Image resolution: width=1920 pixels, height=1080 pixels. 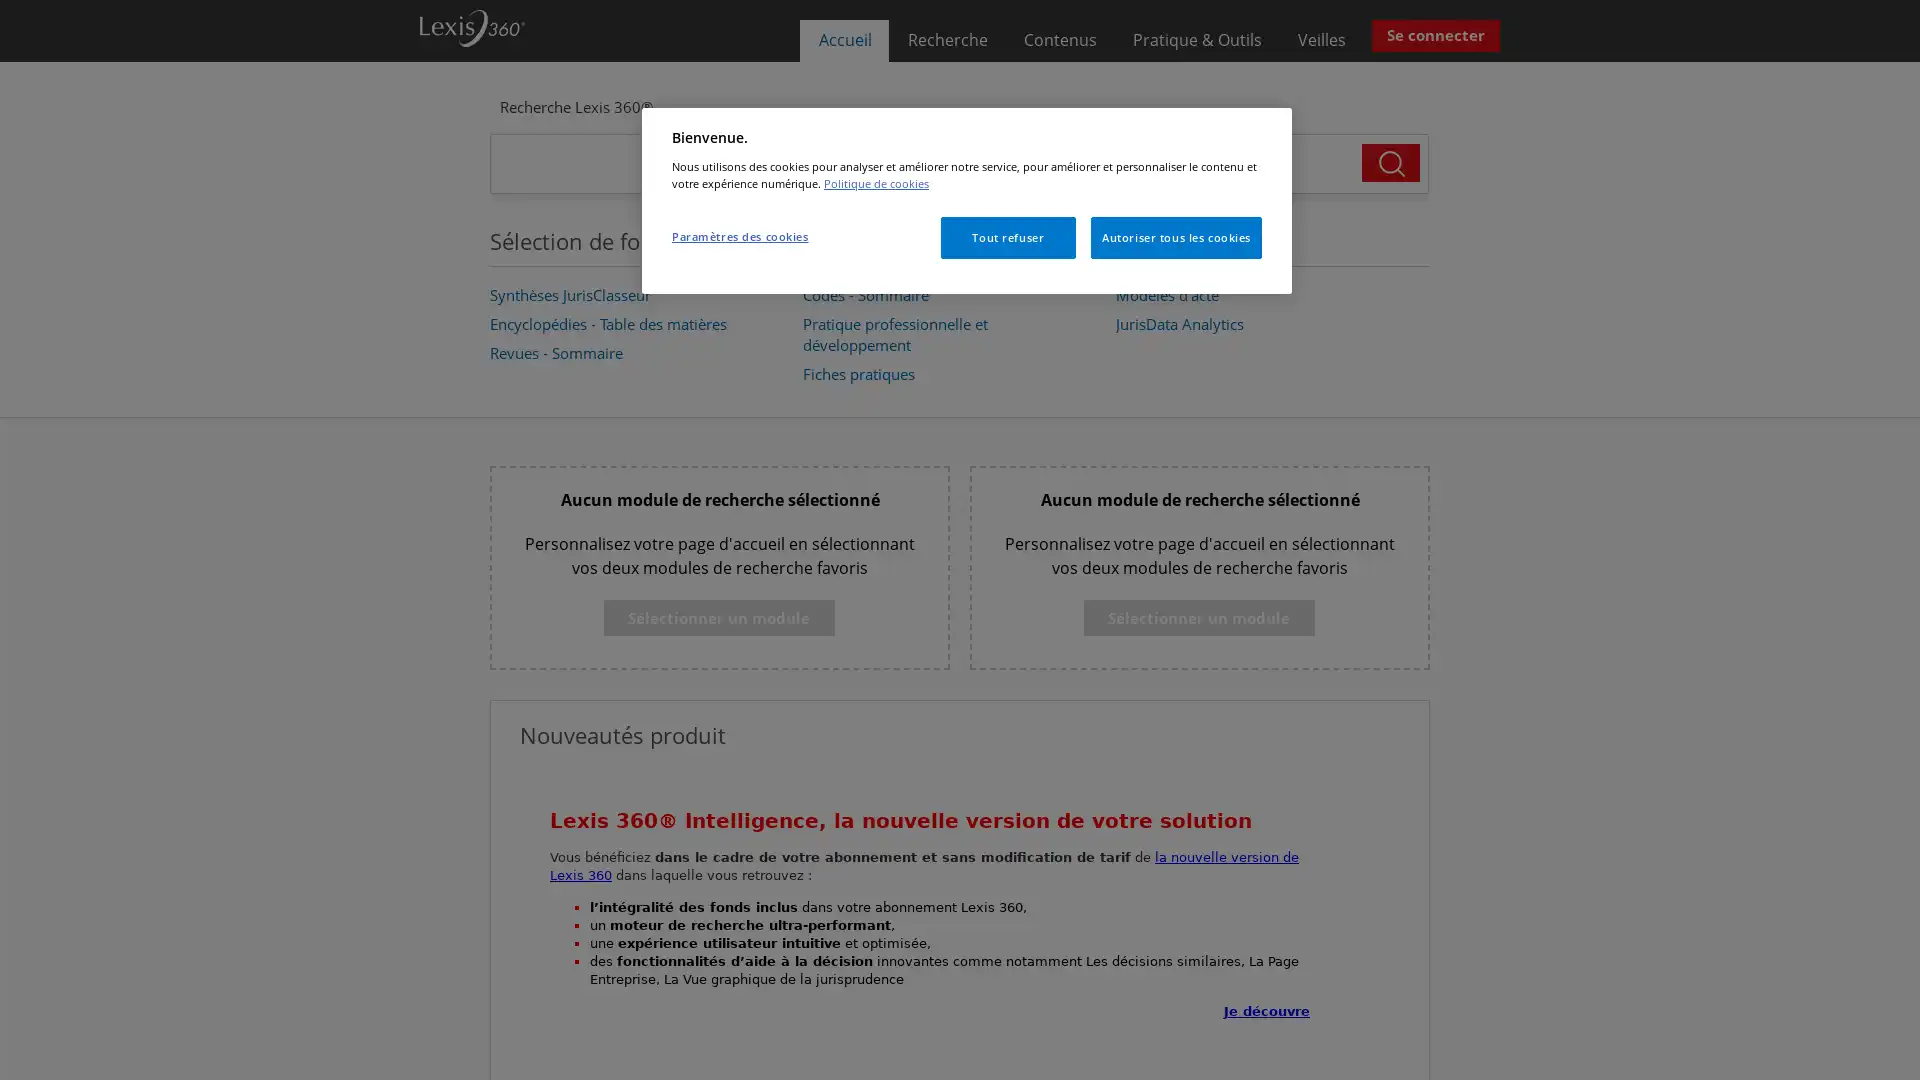 I want to click on Selectionner un module, so click(x=1199, y=616).